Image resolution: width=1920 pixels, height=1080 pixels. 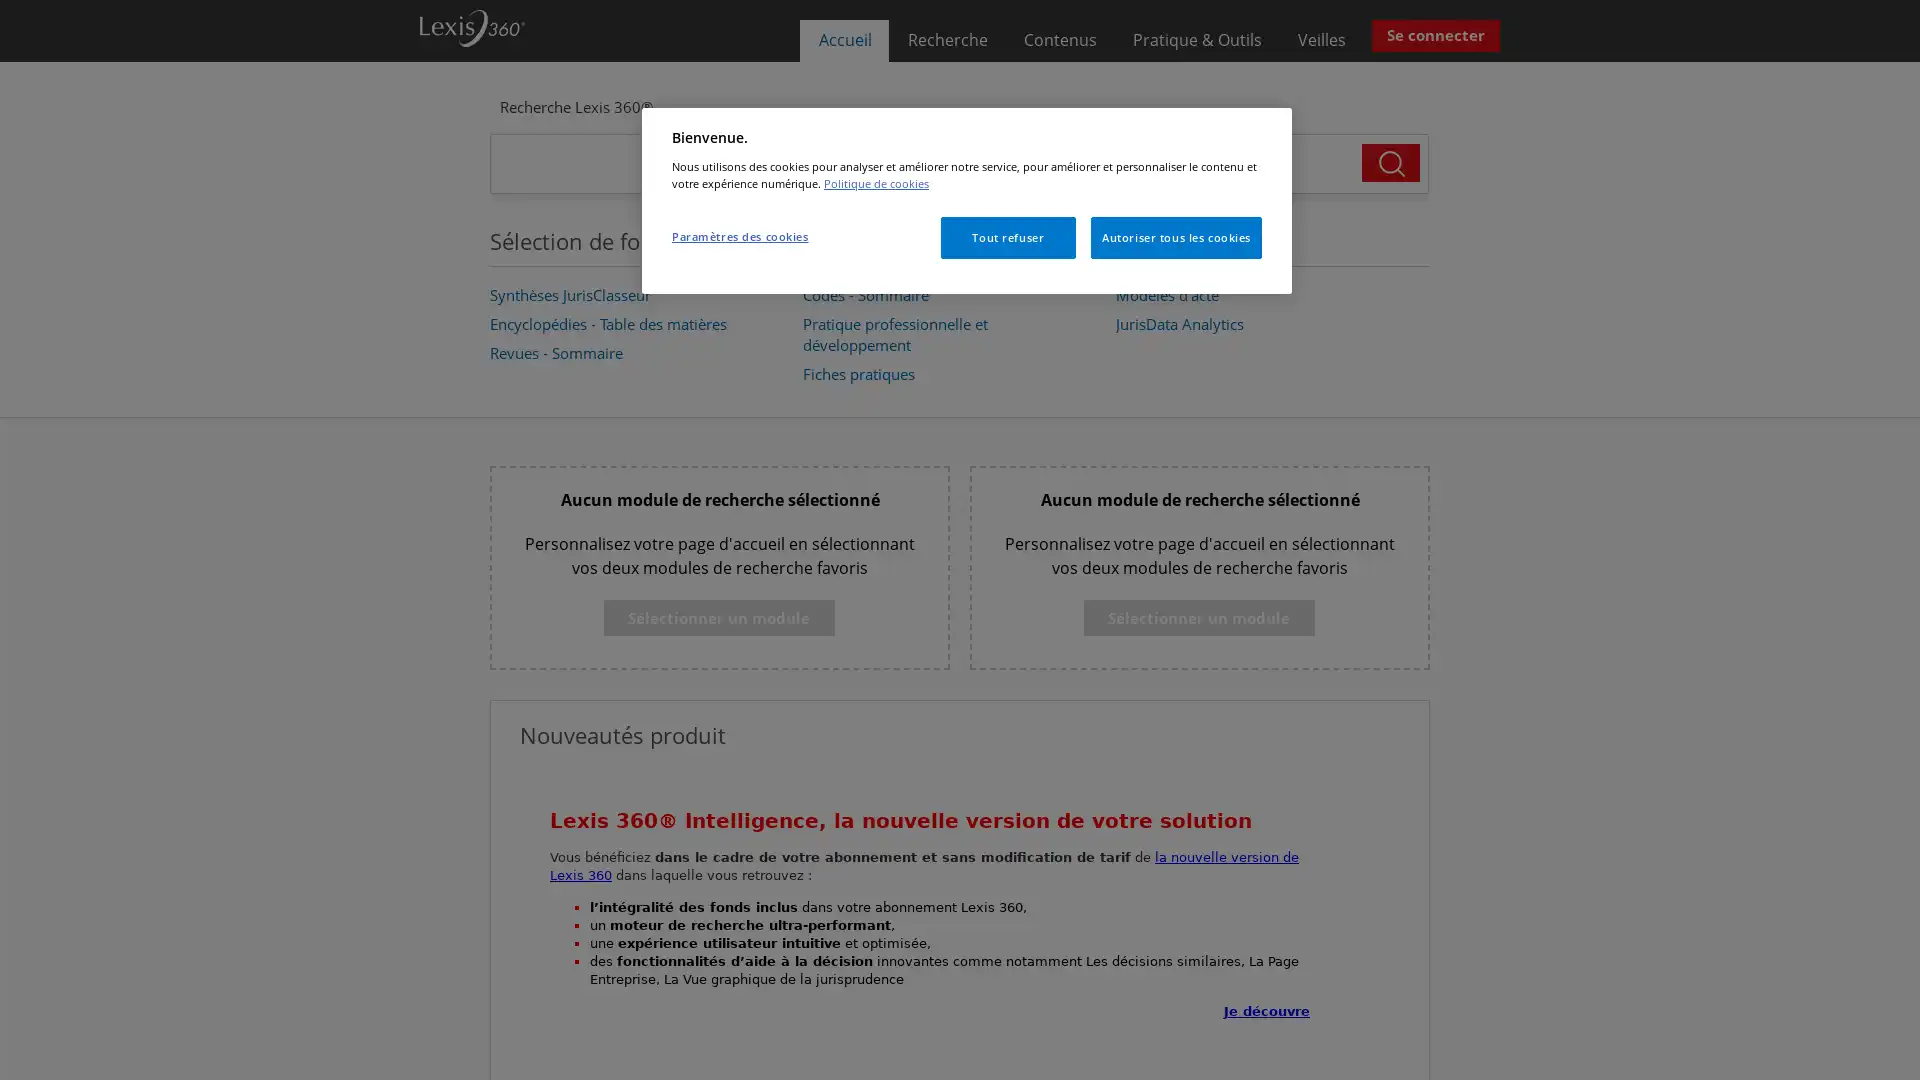 I want to click on Selectionner un module, so click(x=1199, y=616).